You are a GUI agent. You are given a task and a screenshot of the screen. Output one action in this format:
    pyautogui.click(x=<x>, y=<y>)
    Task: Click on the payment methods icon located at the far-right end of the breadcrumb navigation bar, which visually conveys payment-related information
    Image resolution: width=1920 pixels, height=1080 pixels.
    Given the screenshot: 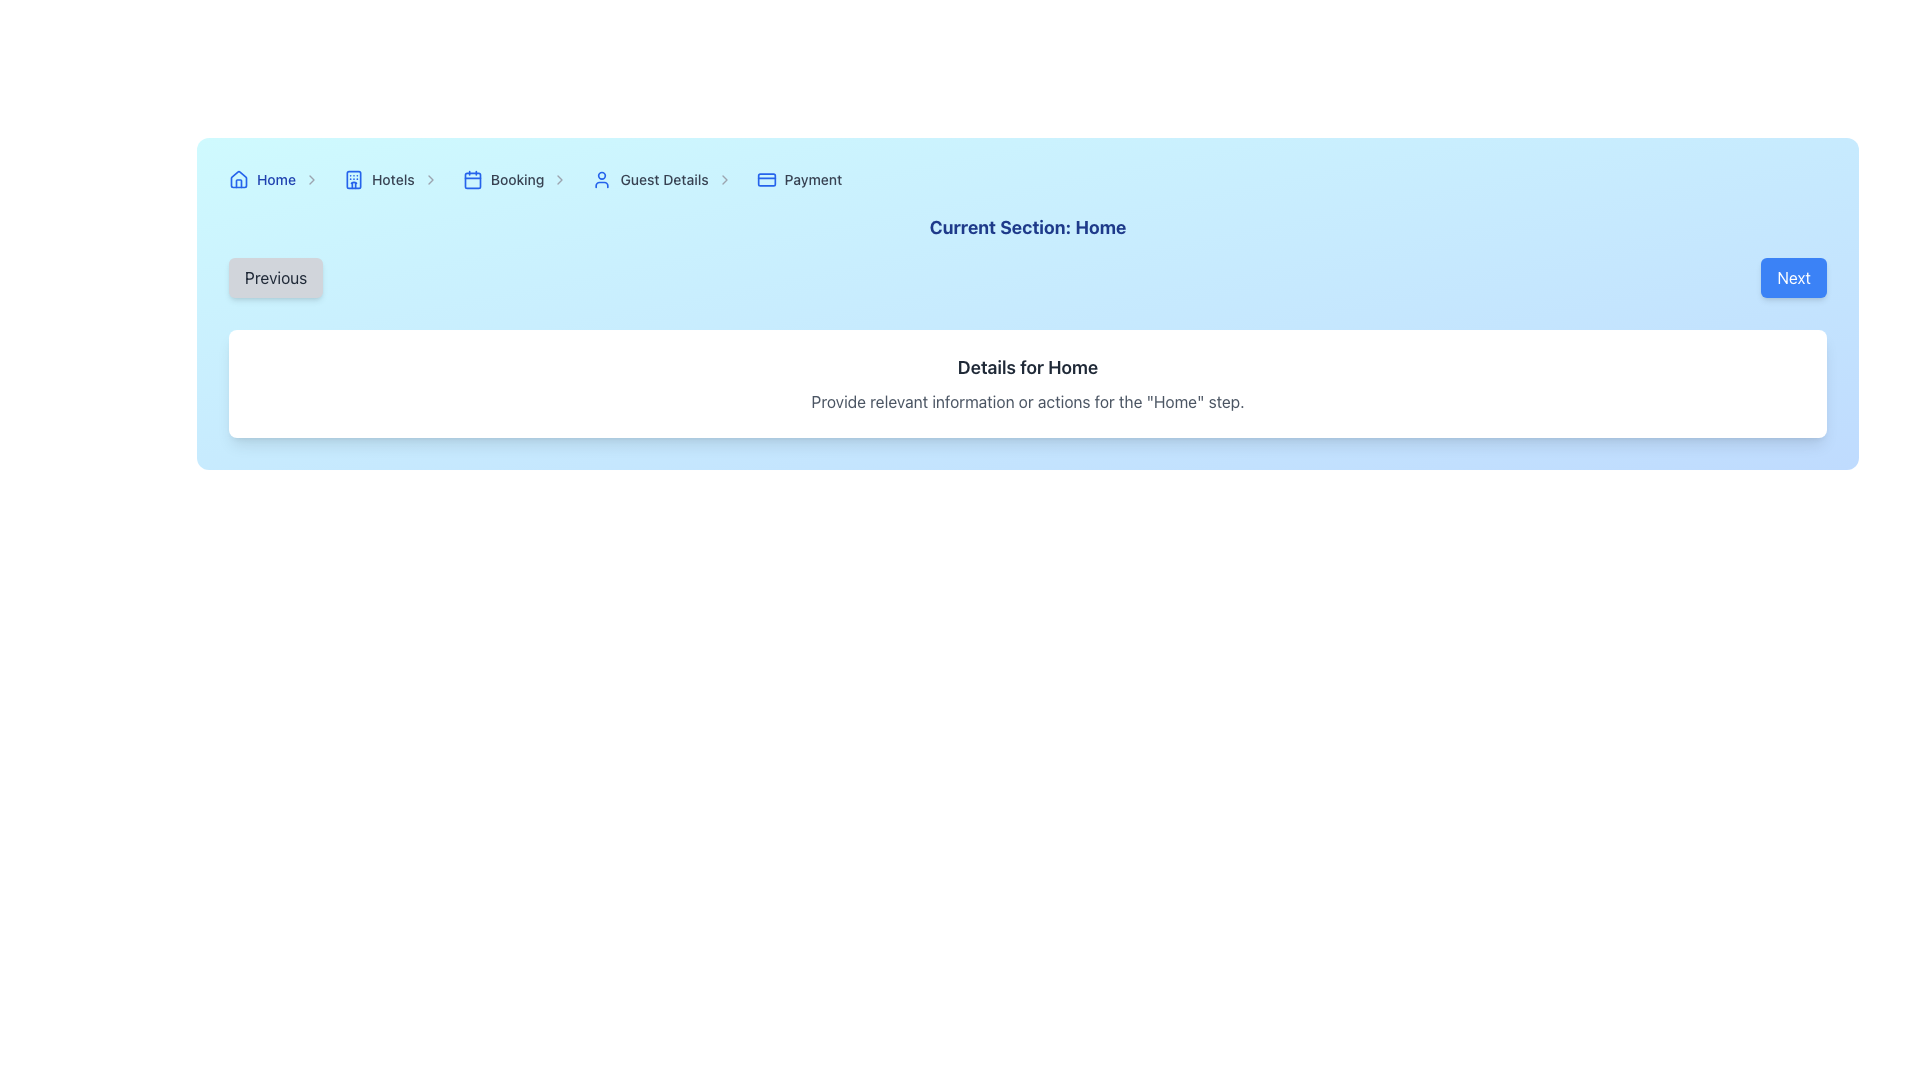 What is the action you would take?
    pyautogui.click(x=765, y=180)
    